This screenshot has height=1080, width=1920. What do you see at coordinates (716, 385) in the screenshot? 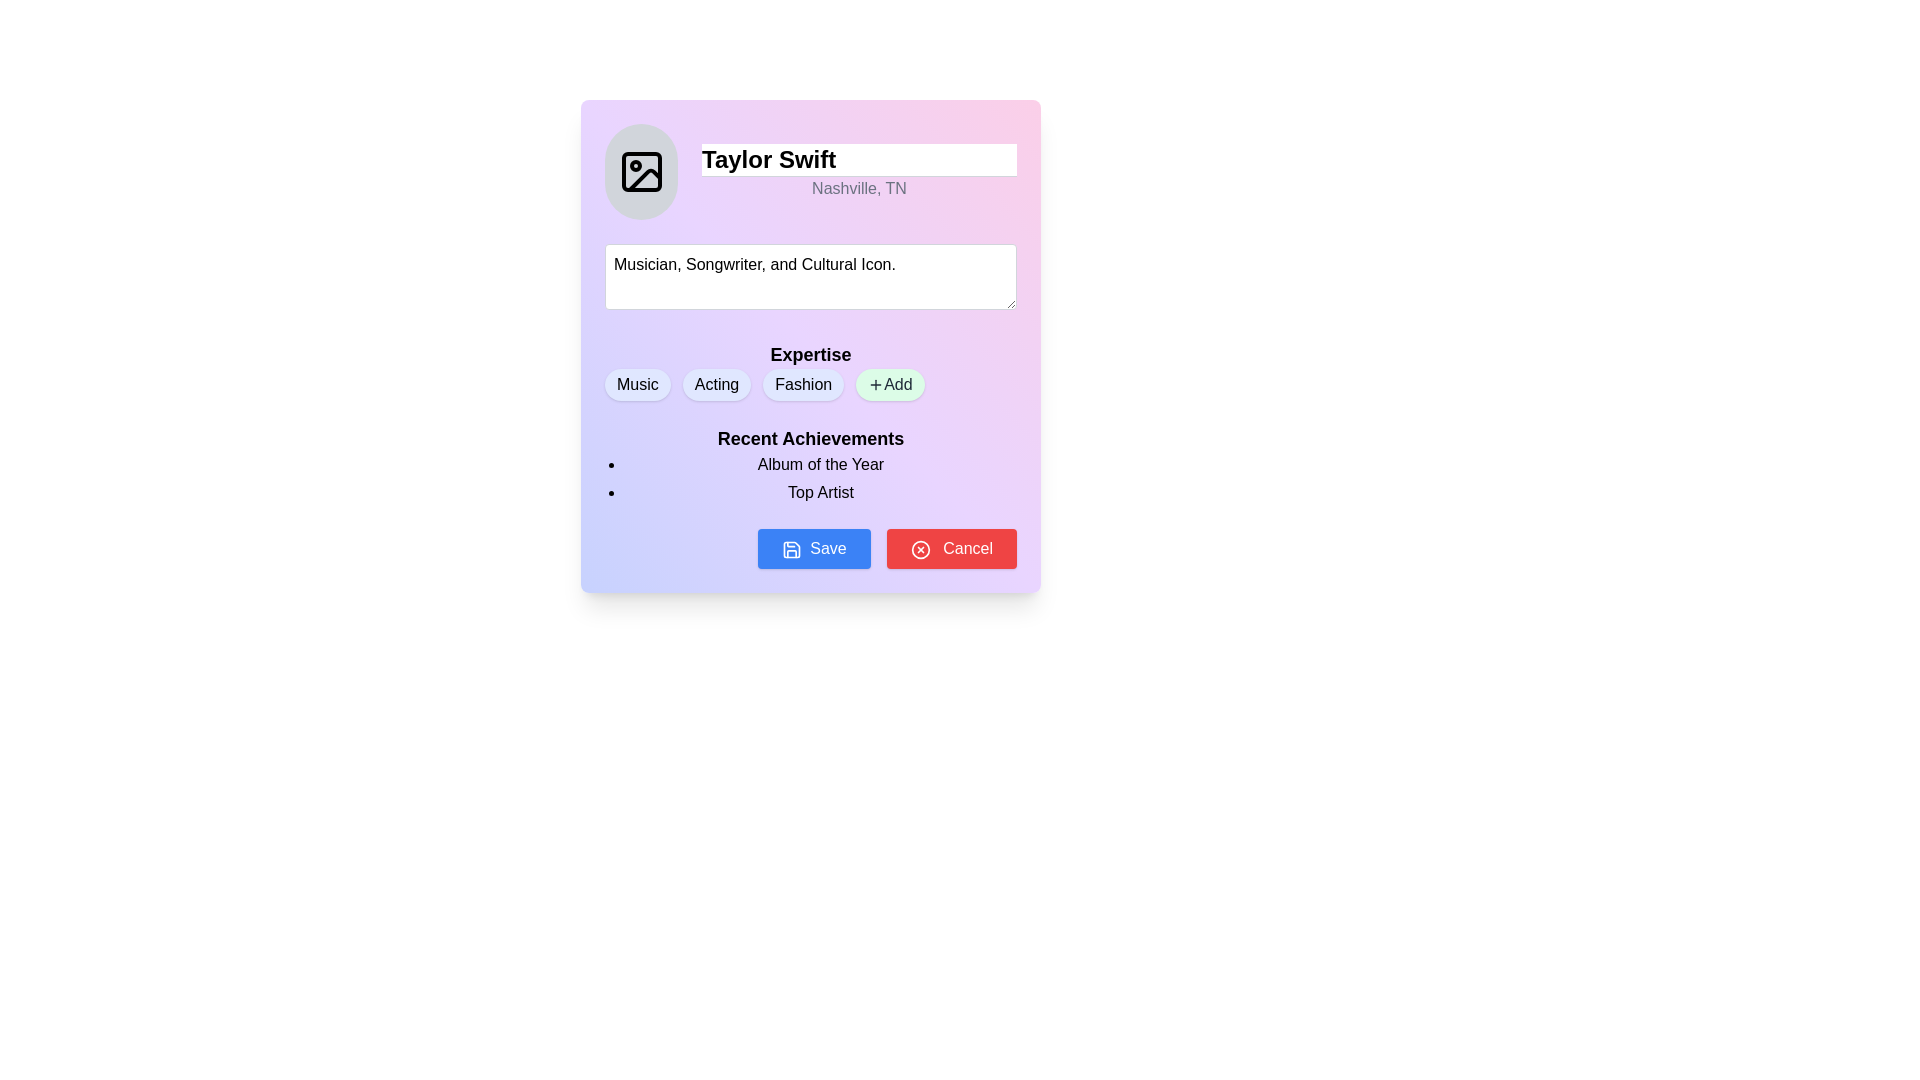
I see `the pill-shaped tag labeled 'Acting' with an indigo background, which is the second tag in the 'Expertise' section, positioned between 'Music' and 'Fashion'` at bounding box center [716, 385].